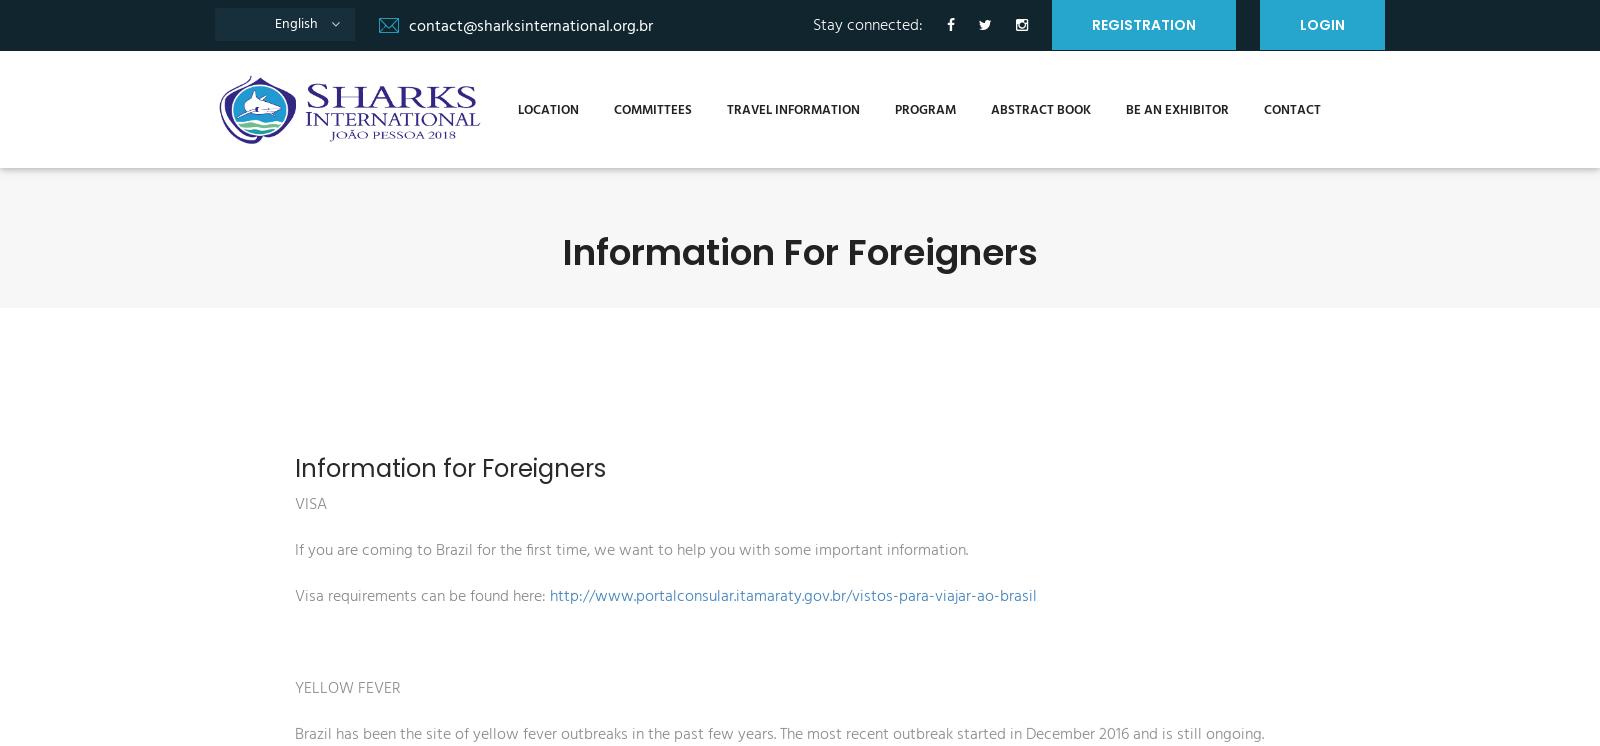 This screenshot has width=1600, height=746. What do you see at coordinates (1144, 24) in the screenshot?
I see `'Registration'` at bounding box center [1144, 24].